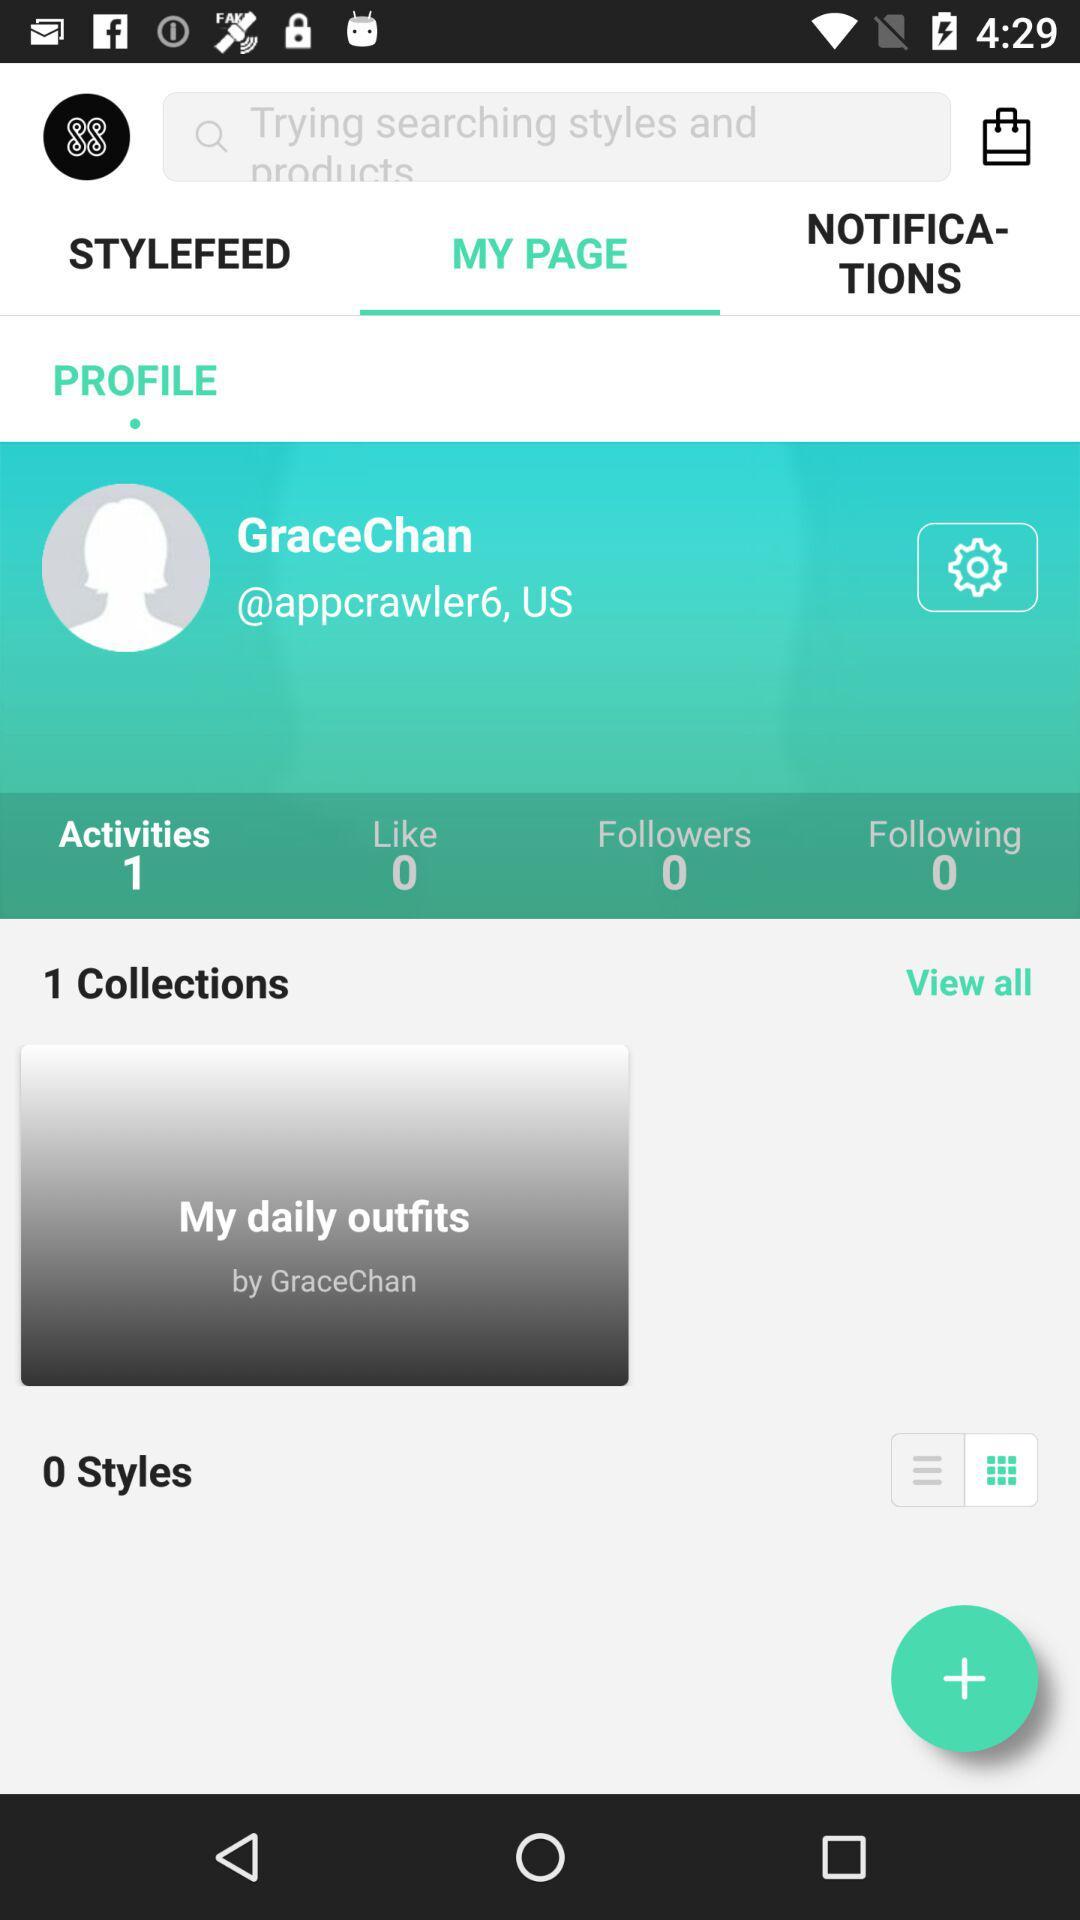 The width and height of the screenshot is (1080, 1920). What do you see at coordinates (976, 566) in the screenshot?
I see `see parameters` at bounding box center [976, 566].